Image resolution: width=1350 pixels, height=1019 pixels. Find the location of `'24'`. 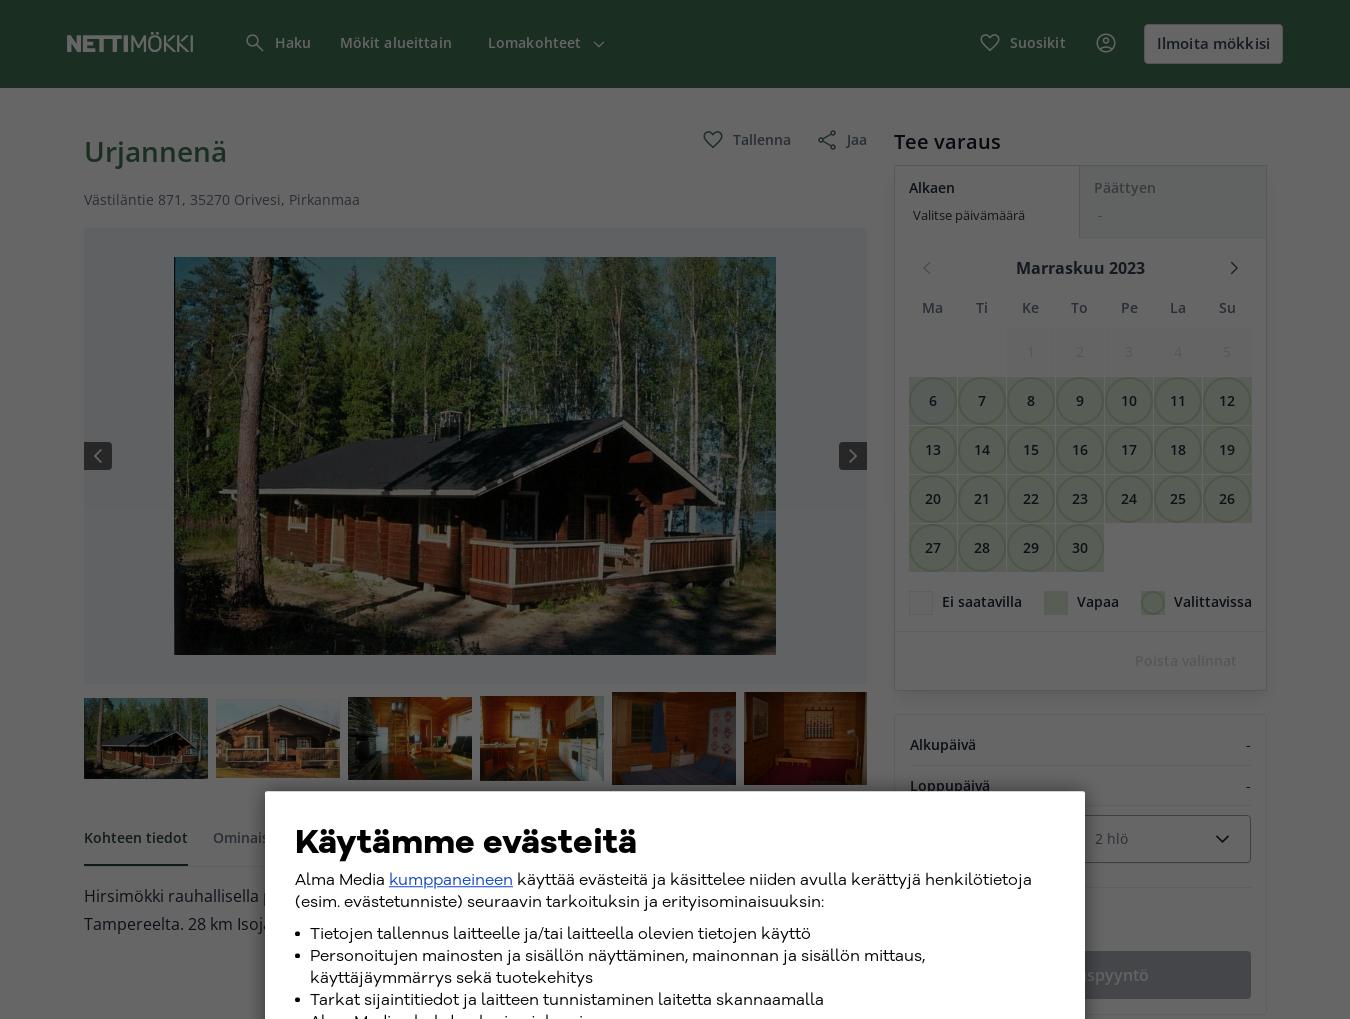

'24' is located at coordinates (1128, 497).